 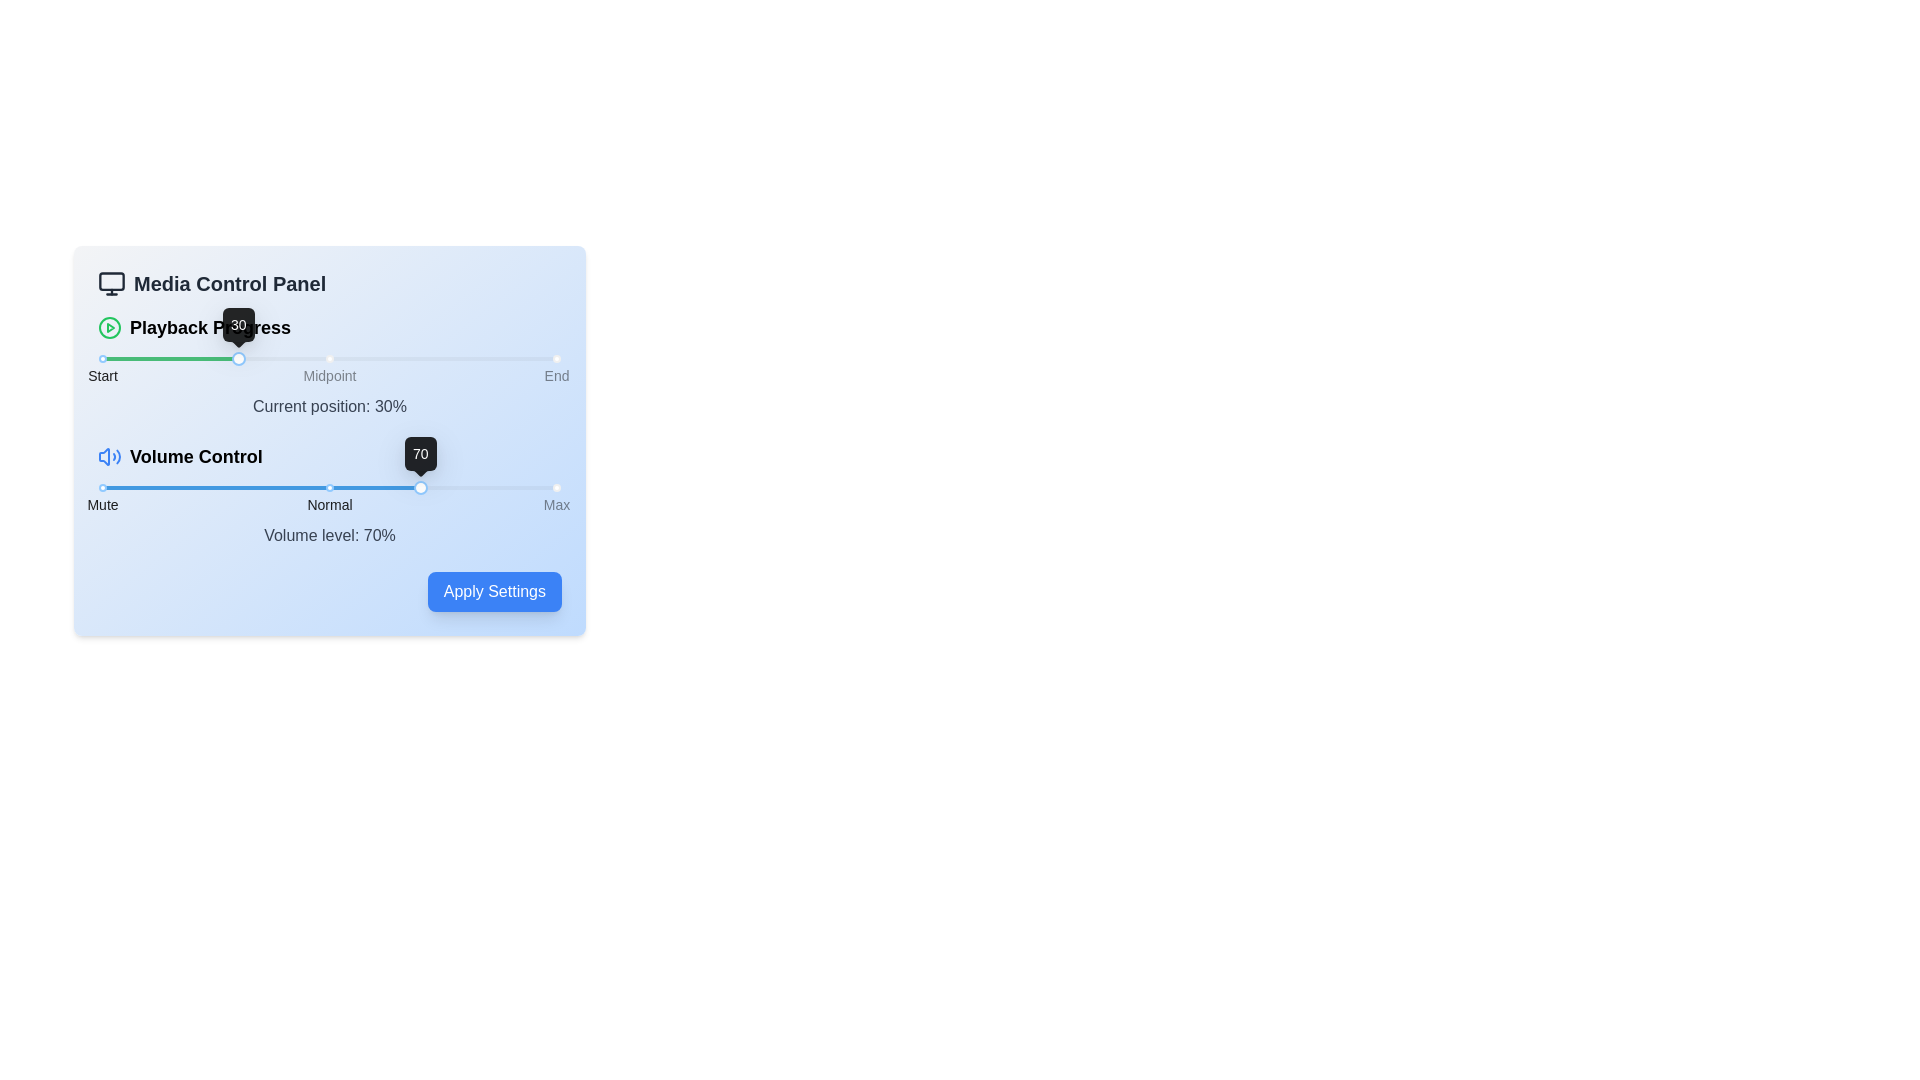 What do you see at coordinates (440, 488) in the screenshot?
I see `the volume` at bounding box center [440, 488].